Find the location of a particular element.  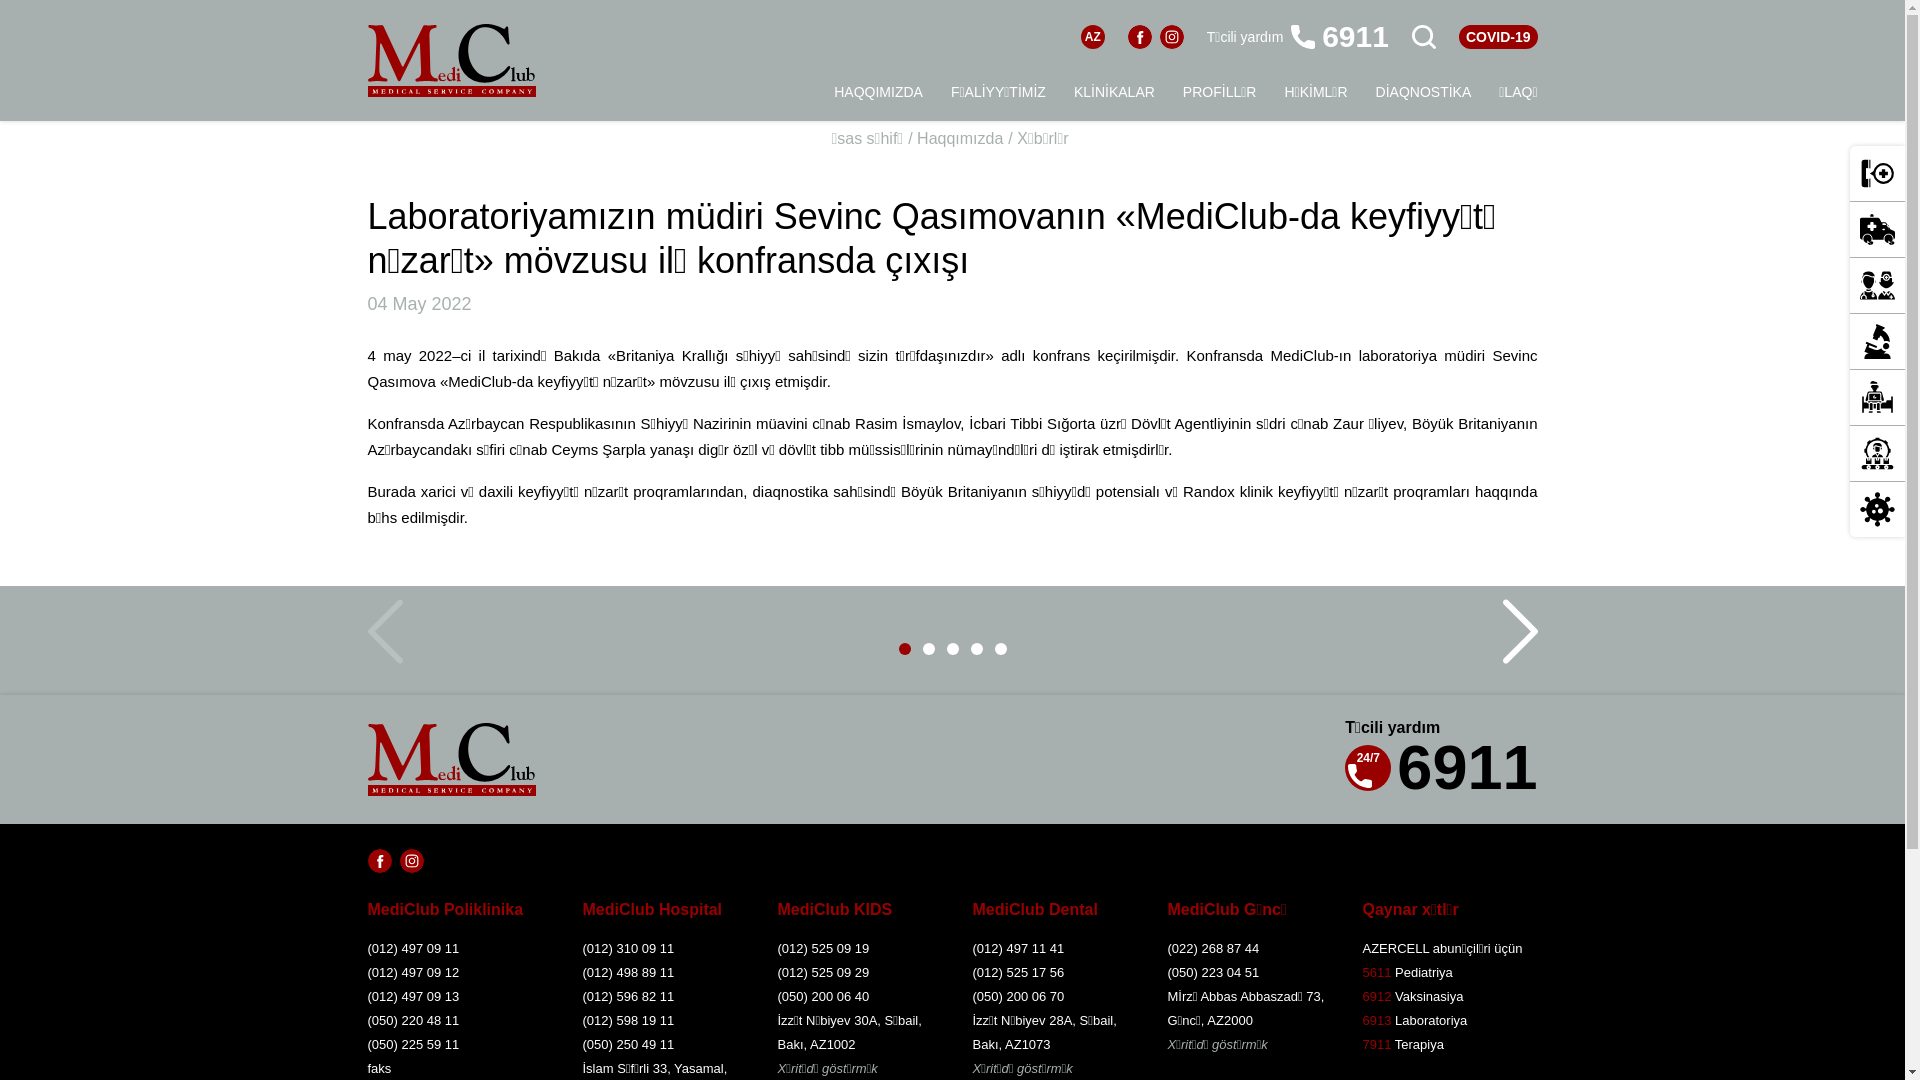

'5' is located at coordinates (993, 648).